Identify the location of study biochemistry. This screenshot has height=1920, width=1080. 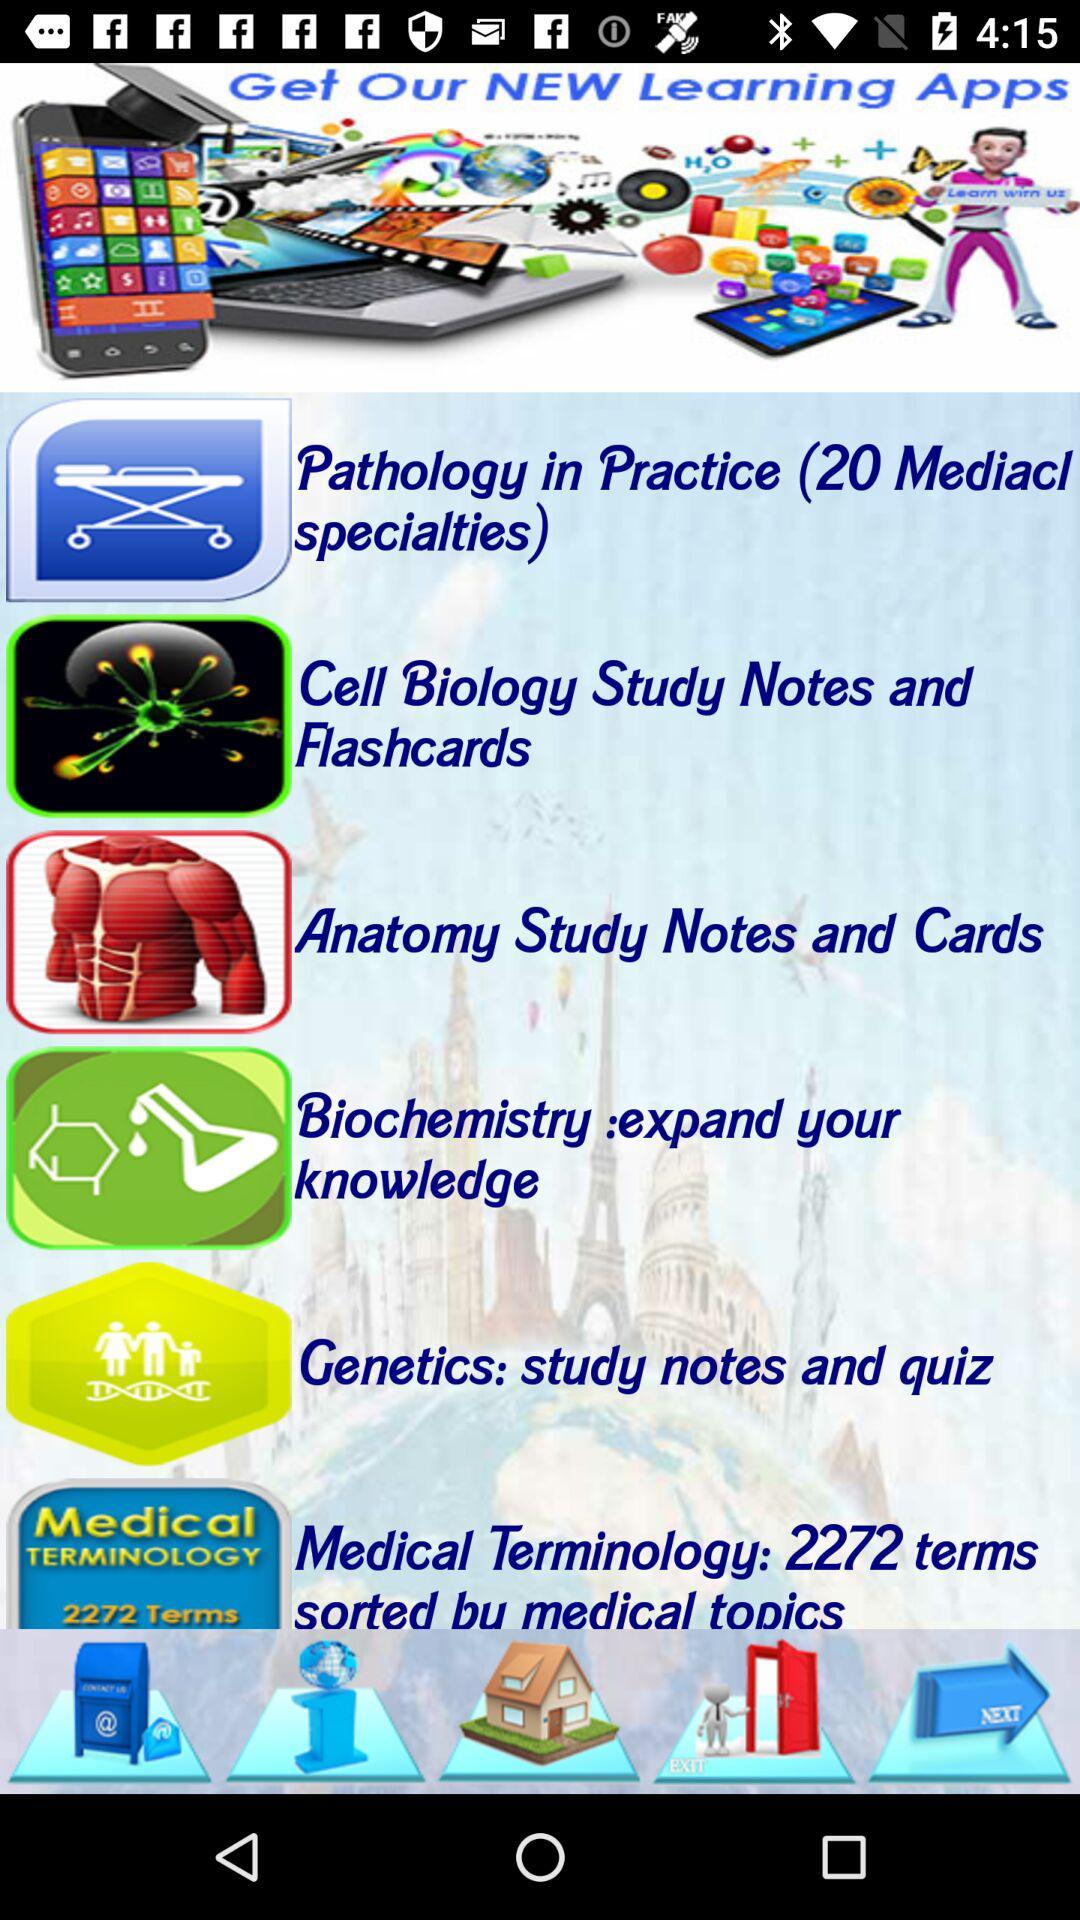
(147, 1148).